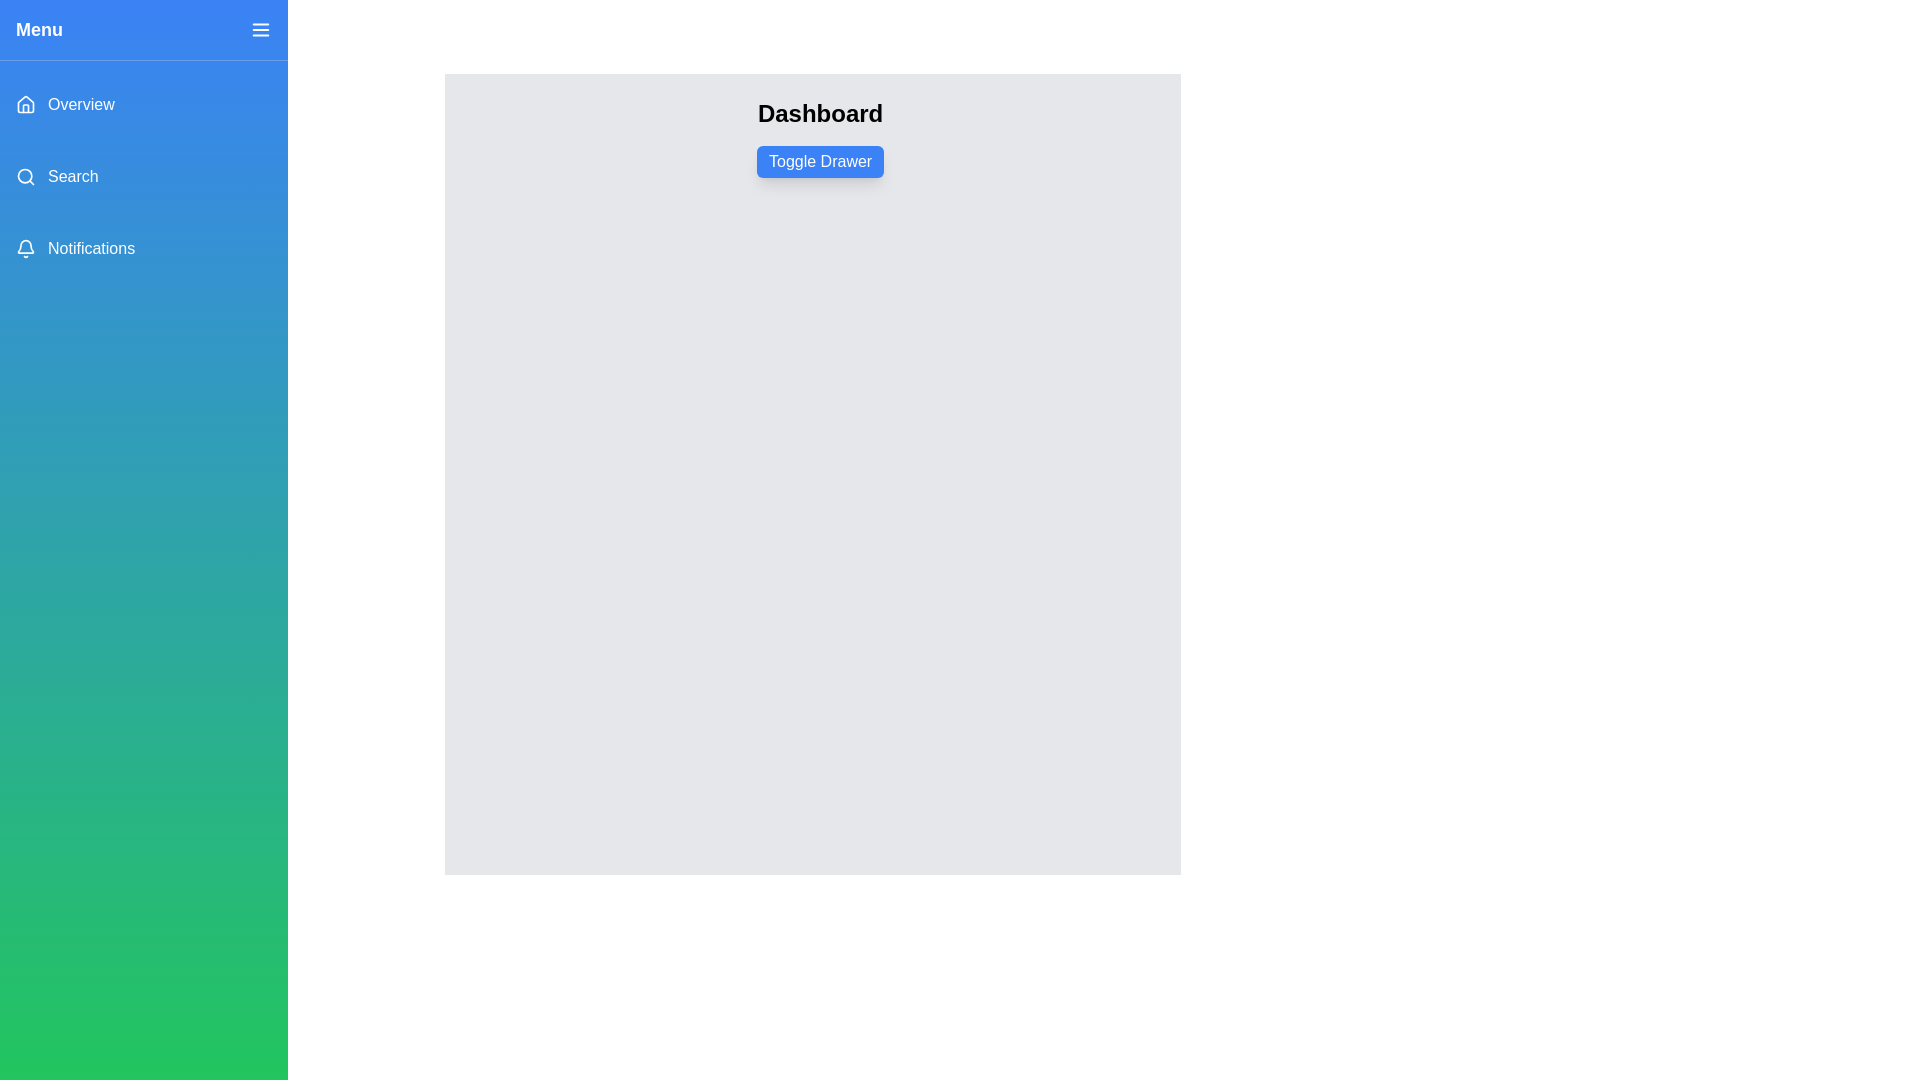  I want to click on the 'Toggle Drawer' button to toggle the visibility of the drawer, so click(820, 161).